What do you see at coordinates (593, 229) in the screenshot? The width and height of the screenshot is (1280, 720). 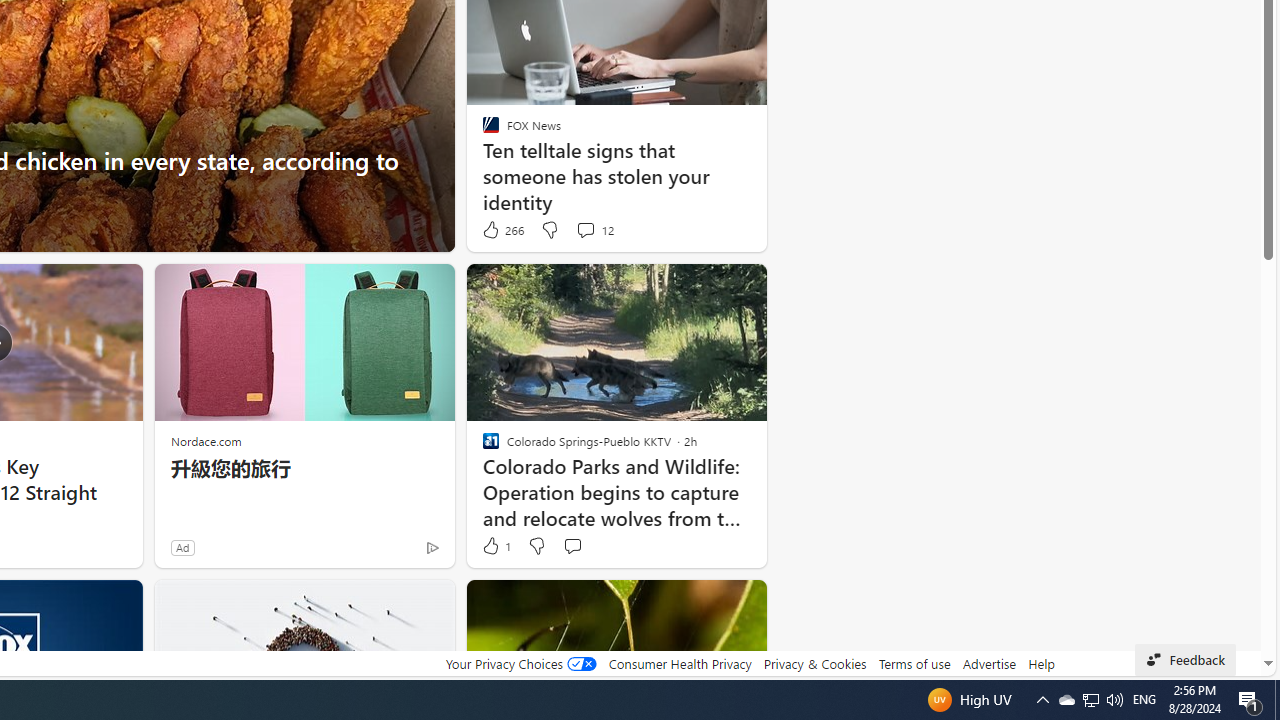 I see `'View comments 12 Comment'` at bounding box center [593, 229].